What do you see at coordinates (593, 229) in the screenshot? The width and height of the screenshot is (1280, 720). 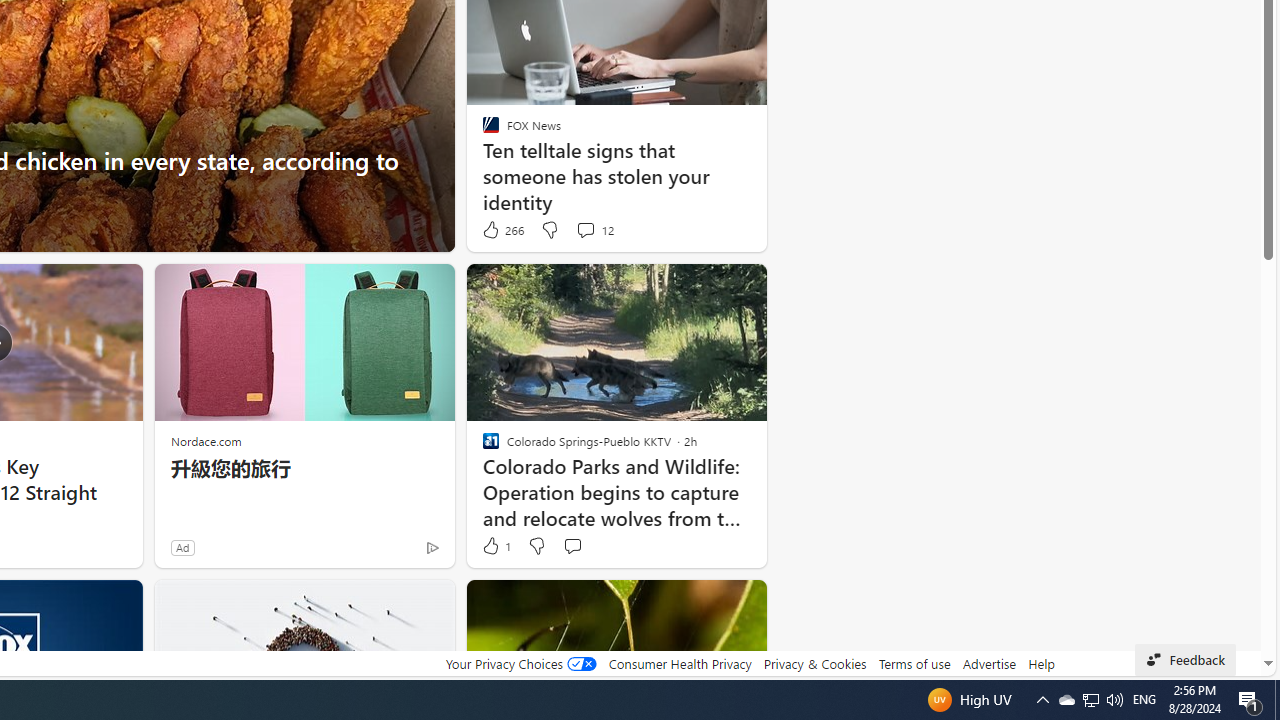 I see `'View comments 12 Comment'` at bounding box center [593, 229].